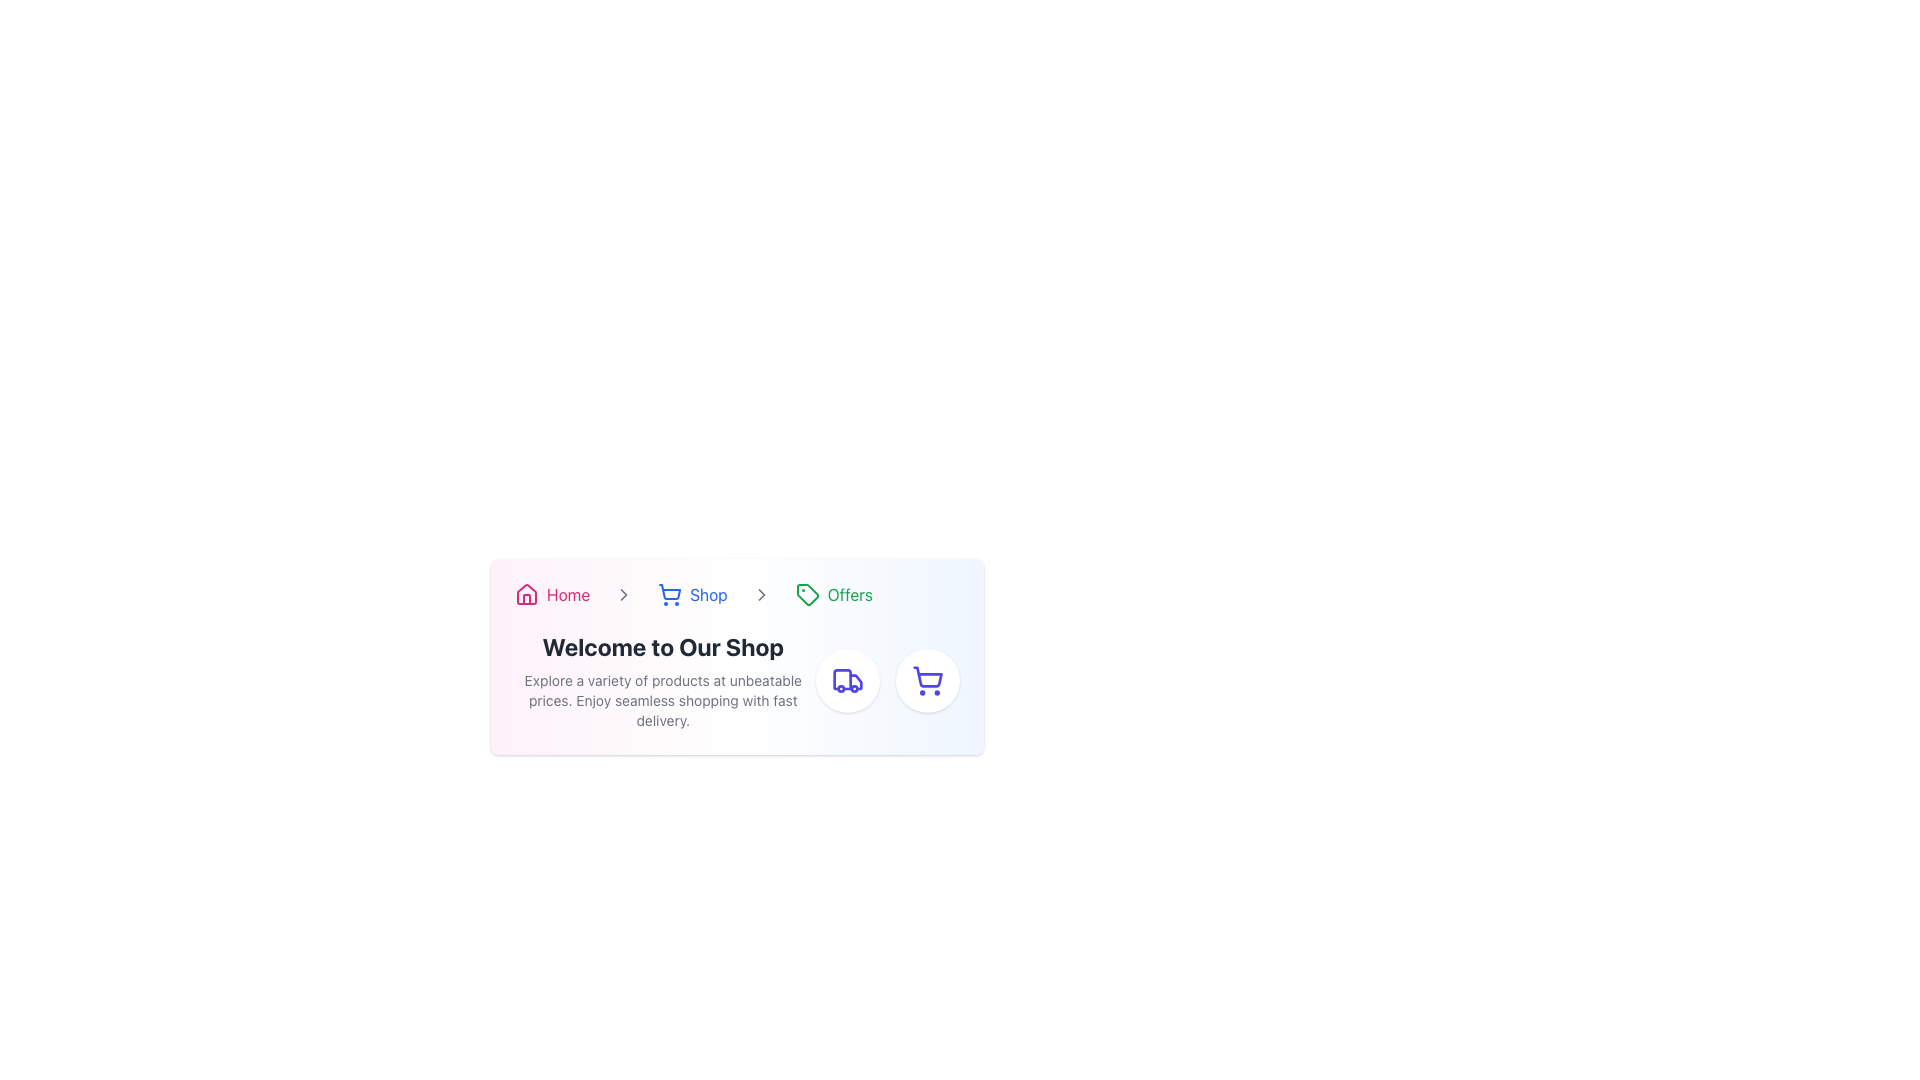  I want to click on the rightward-pointing arrow icon in the breadcrumb navigation bar, located between the 'Shop' and 'Offers' labels, so click(623, 593).